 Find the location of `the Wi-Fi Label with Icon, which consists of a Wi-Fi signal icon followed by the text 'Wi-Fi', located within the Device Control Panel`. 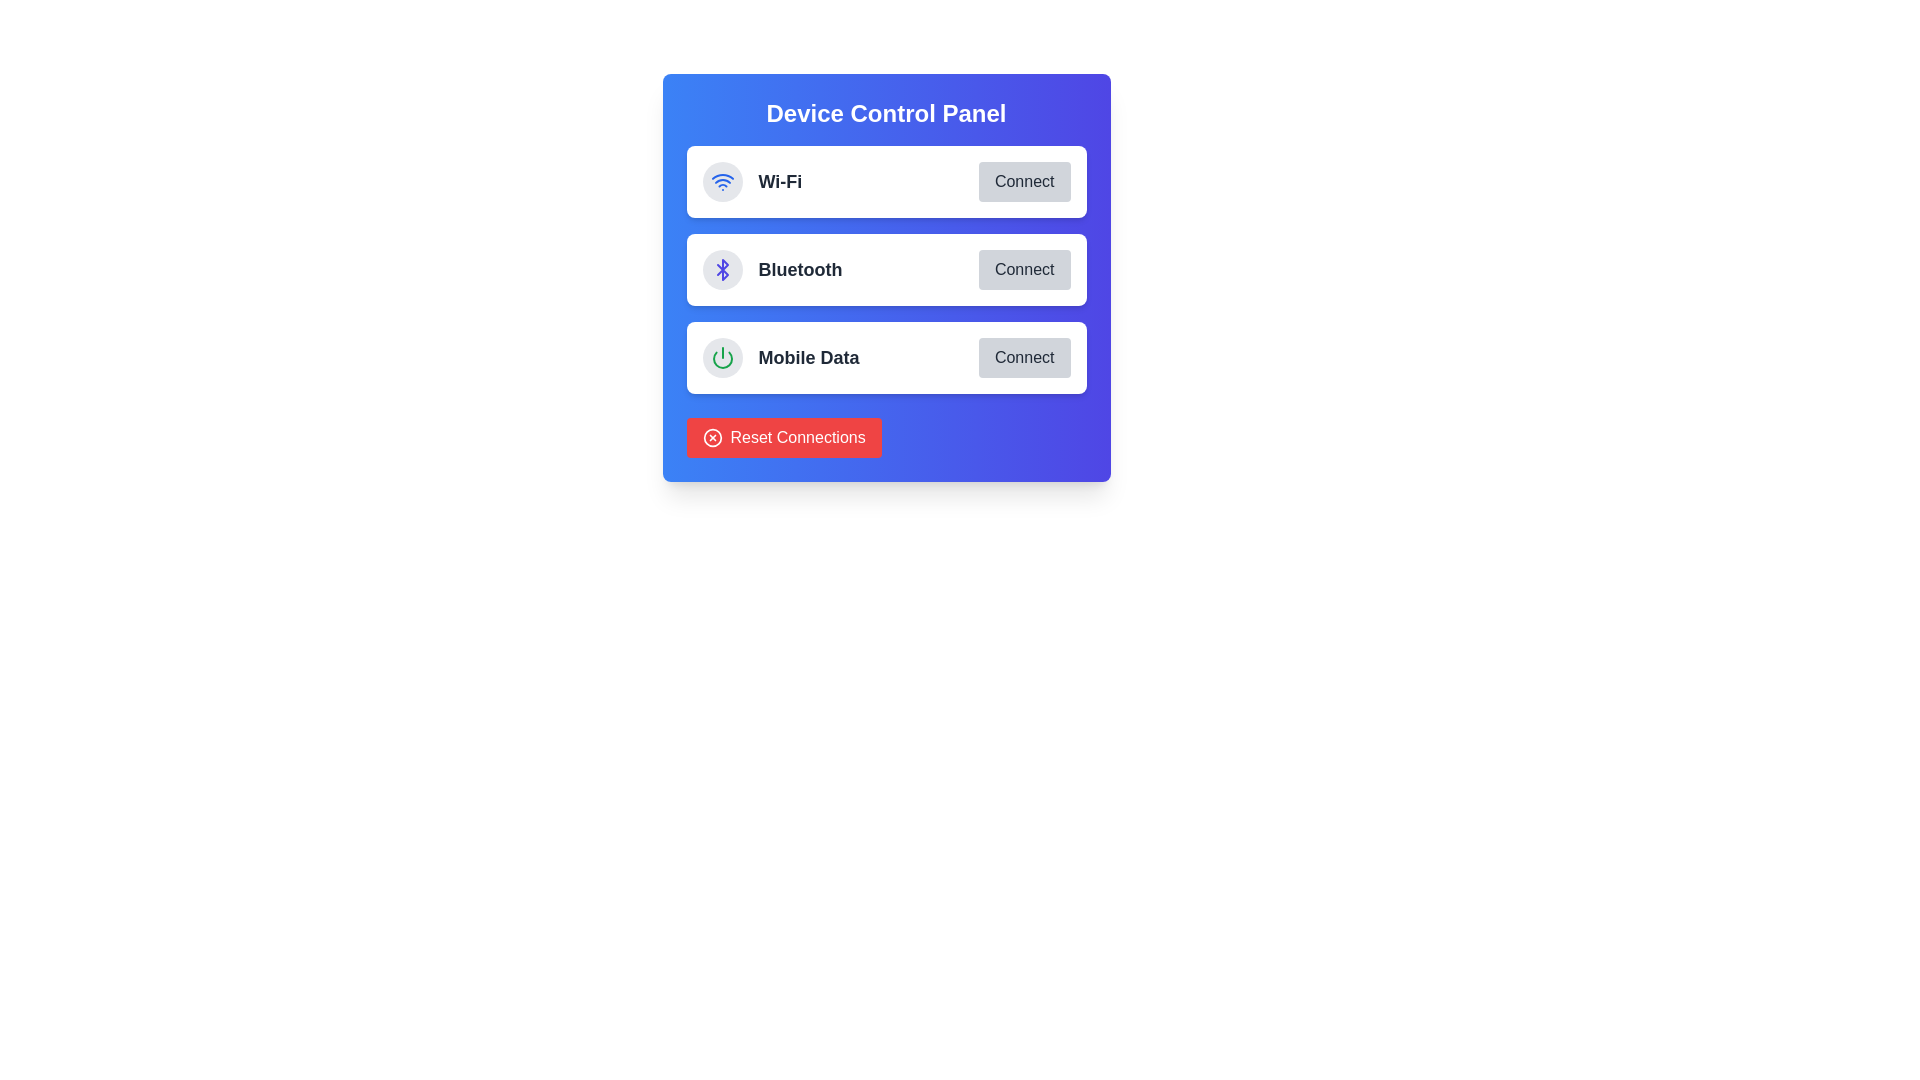

the Wi-Fi Label with Icon, which consists of a Wi-Fi signal icon followed by the text 'Wi-Fi', located within the Device Control Panel is located at coordinates (751, 181).